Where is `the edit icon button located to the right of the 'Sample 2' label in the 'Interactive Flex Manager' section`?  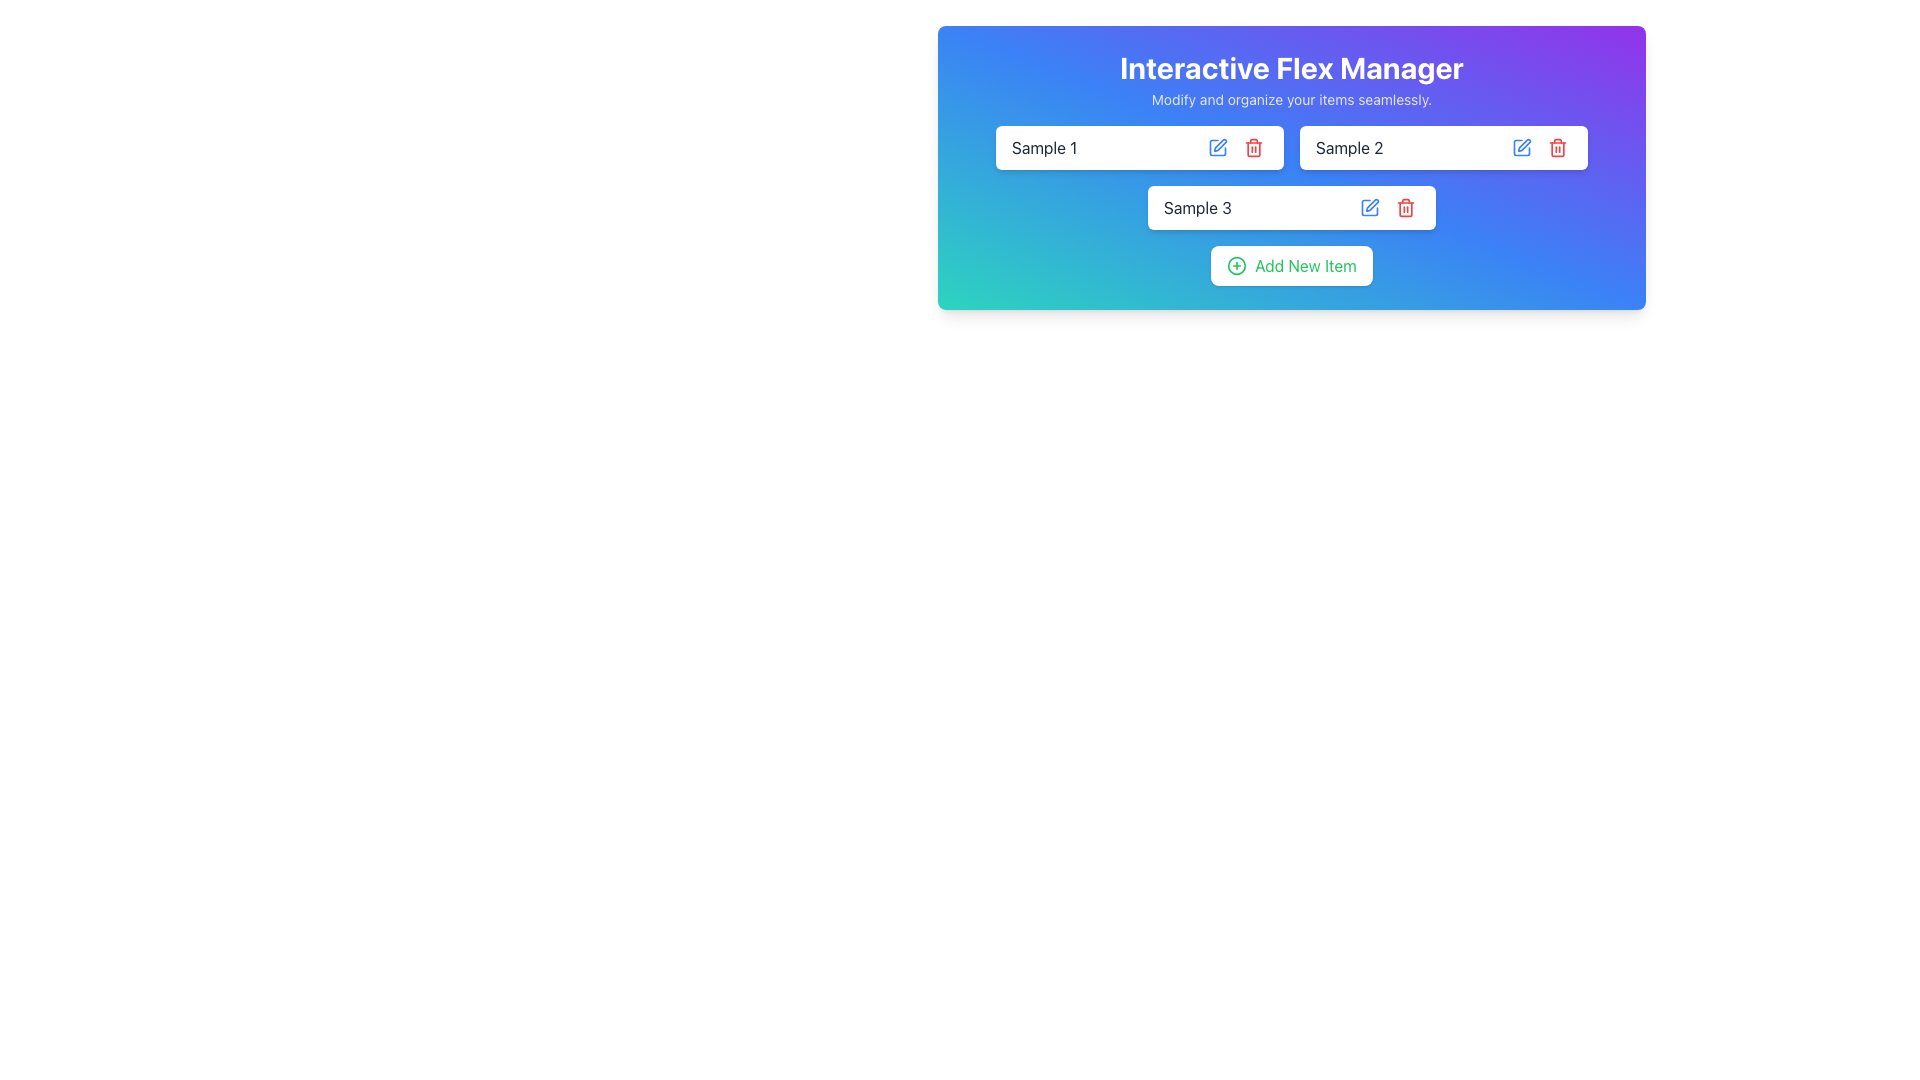
the edit icon button located to the right of the 'Sample 2' label in the 'Interactive Flex Manager' section is located at coordinates (1520, 146).